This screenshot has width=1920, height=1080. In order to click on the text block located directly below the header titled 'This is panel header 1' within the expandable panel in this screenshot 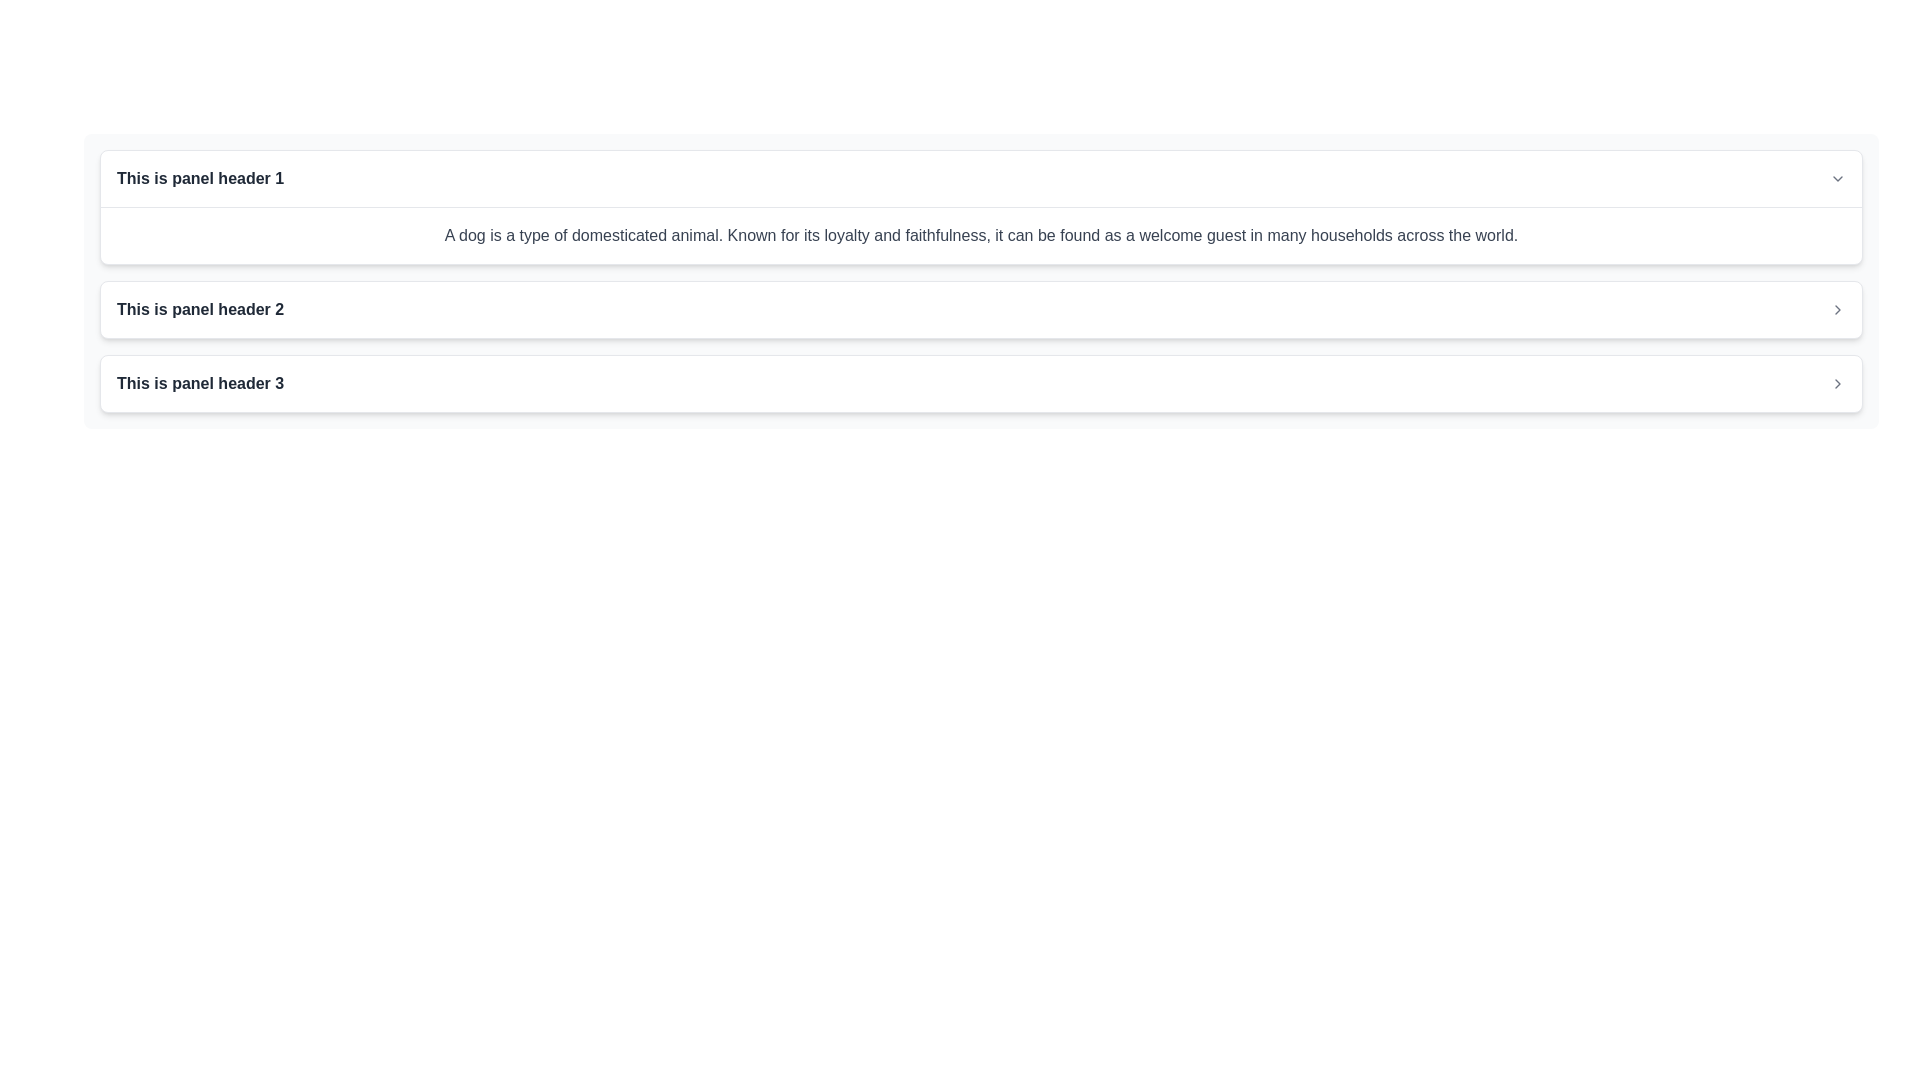, I will do `click(981, 234)`.